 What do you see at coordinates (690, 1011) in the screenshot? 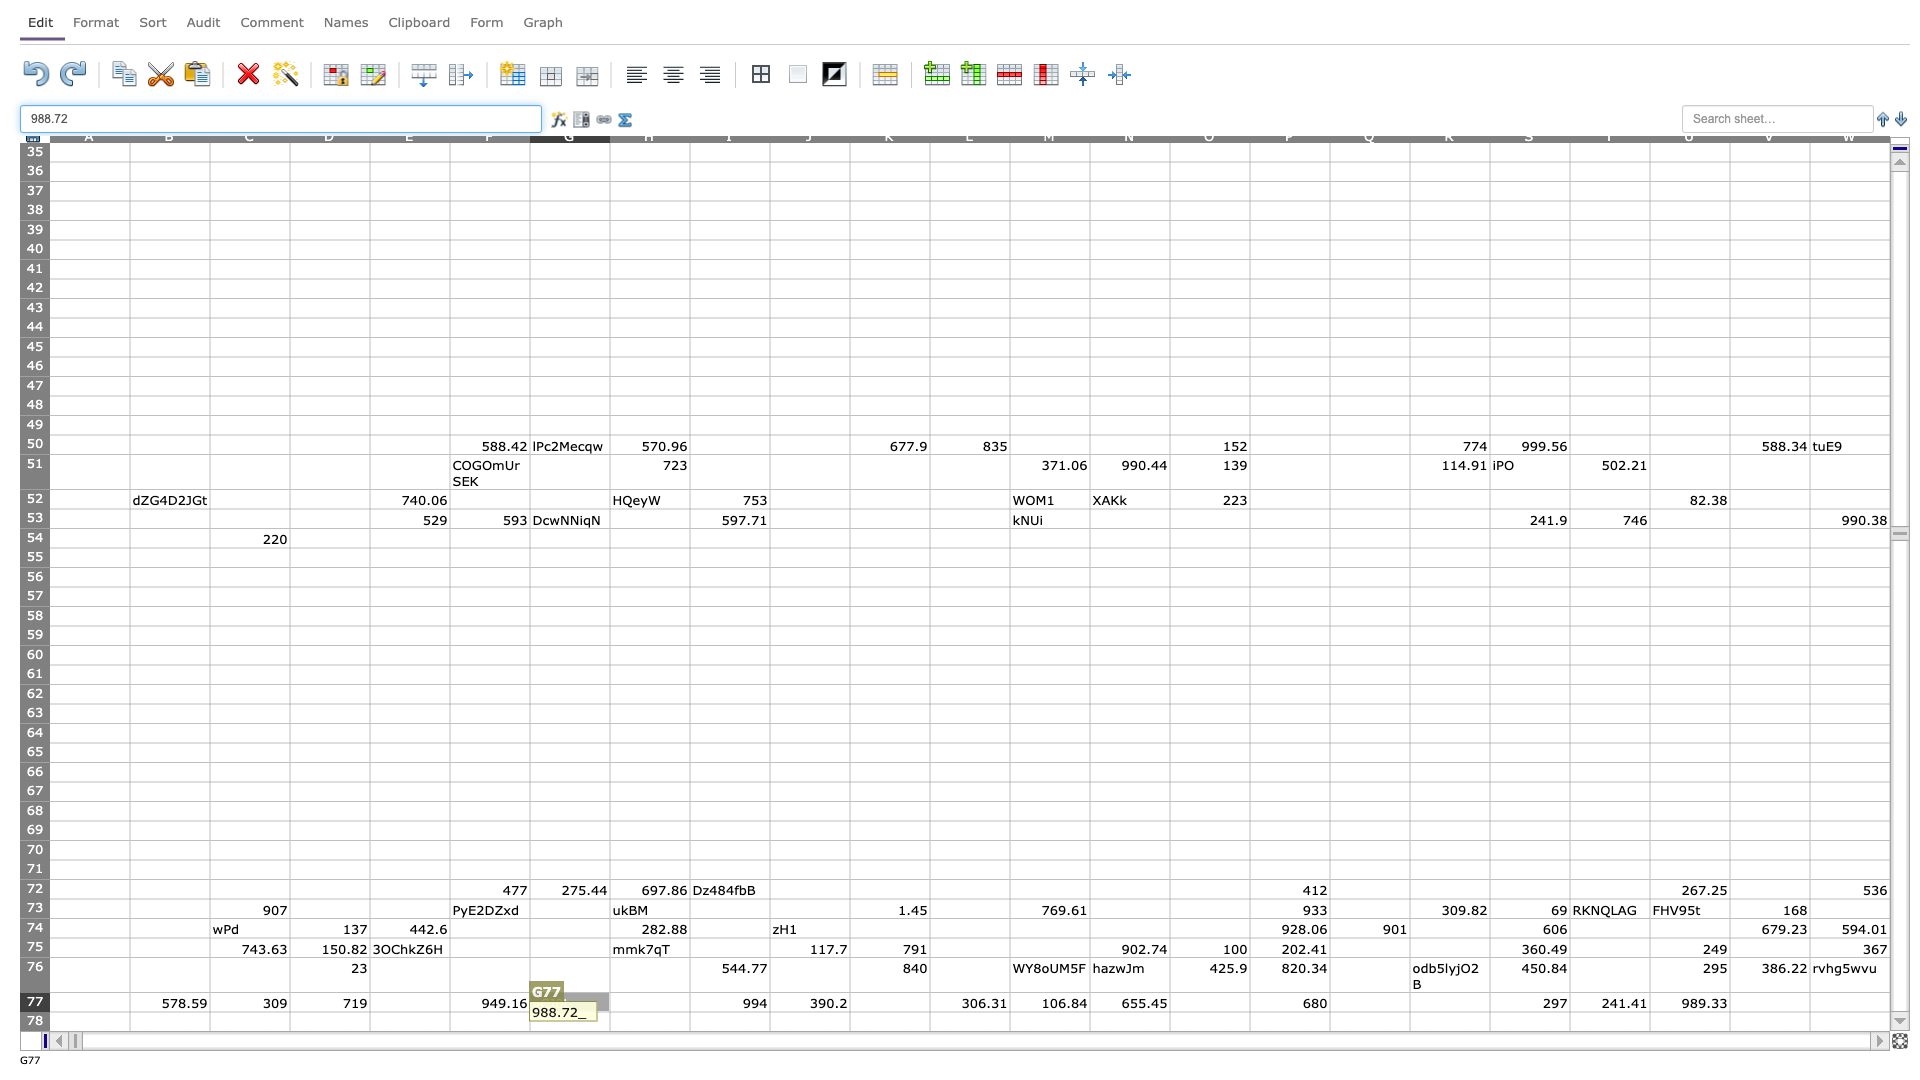
I see `top left corner of I78` at bounding box center [690, 1011].